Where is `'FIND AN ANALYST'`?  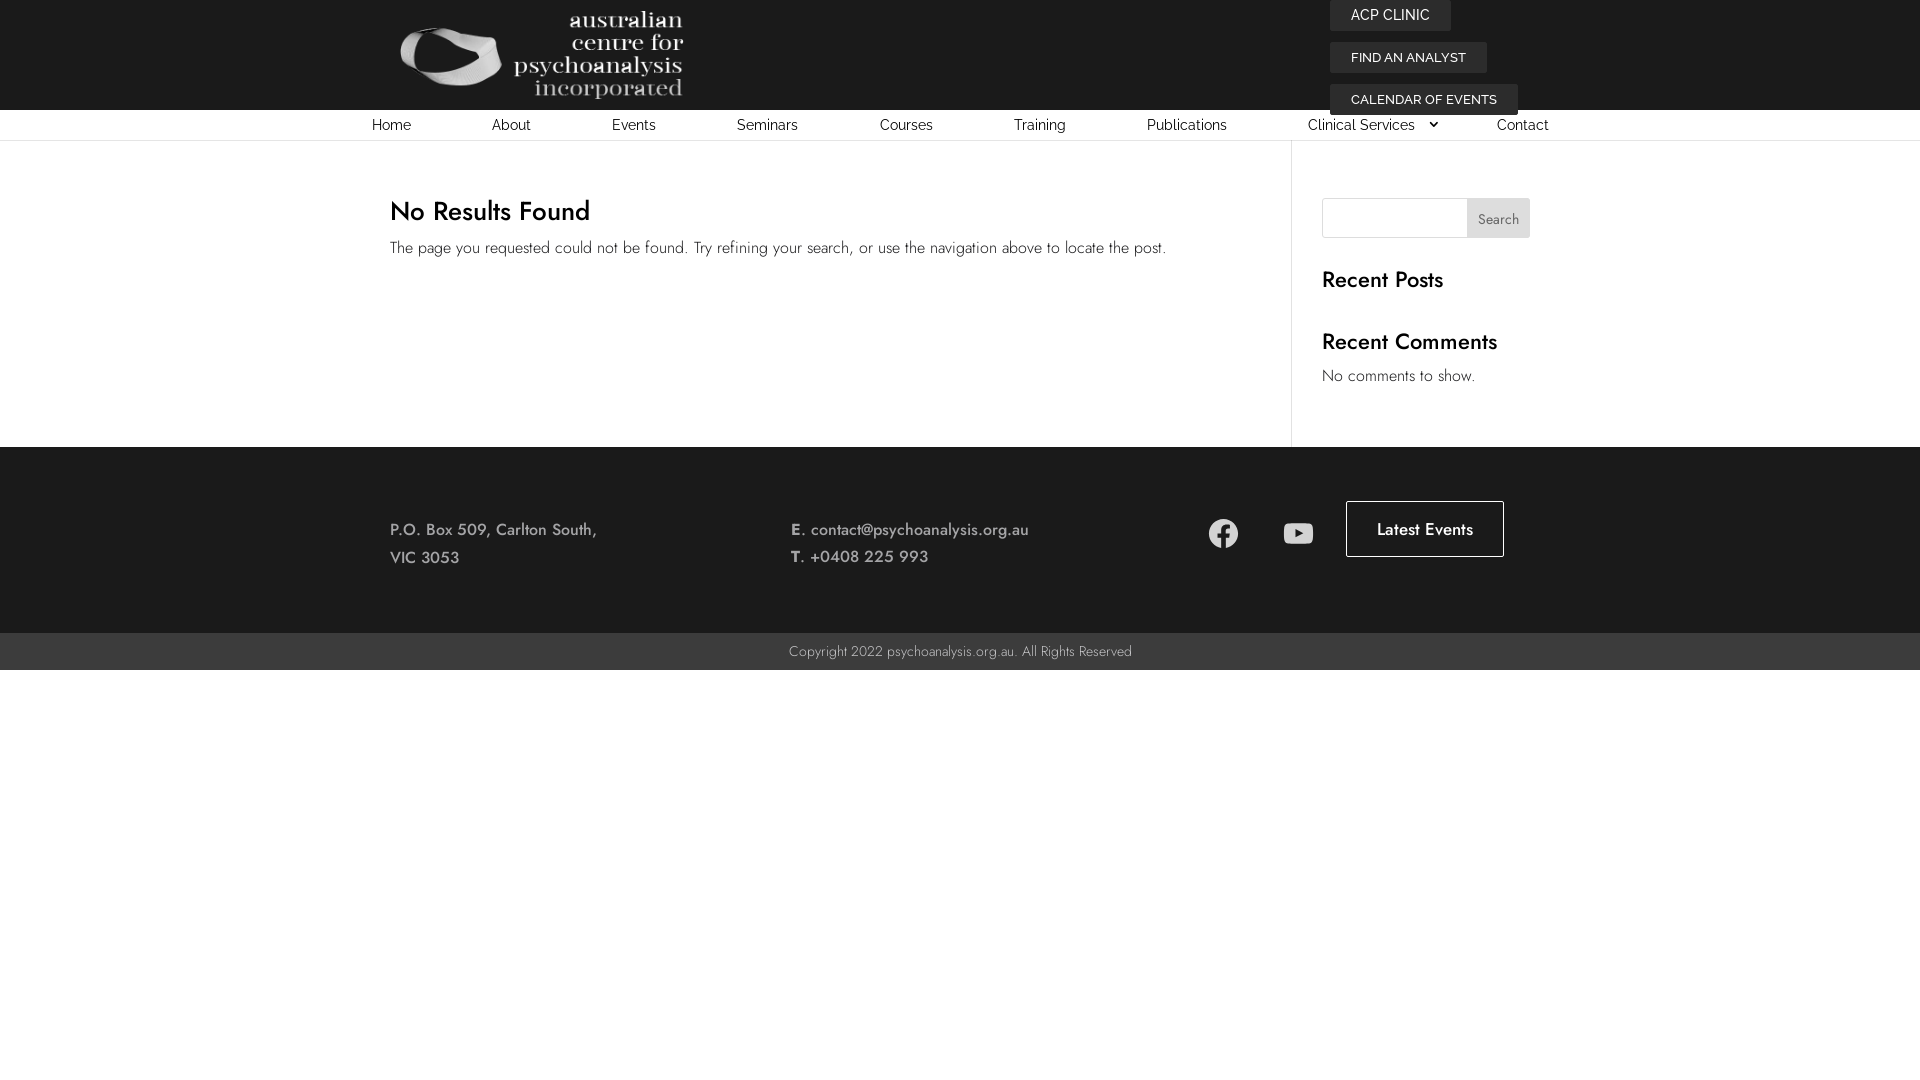 'FIND AN ANALYST' is located at coordinates (1329, 56).